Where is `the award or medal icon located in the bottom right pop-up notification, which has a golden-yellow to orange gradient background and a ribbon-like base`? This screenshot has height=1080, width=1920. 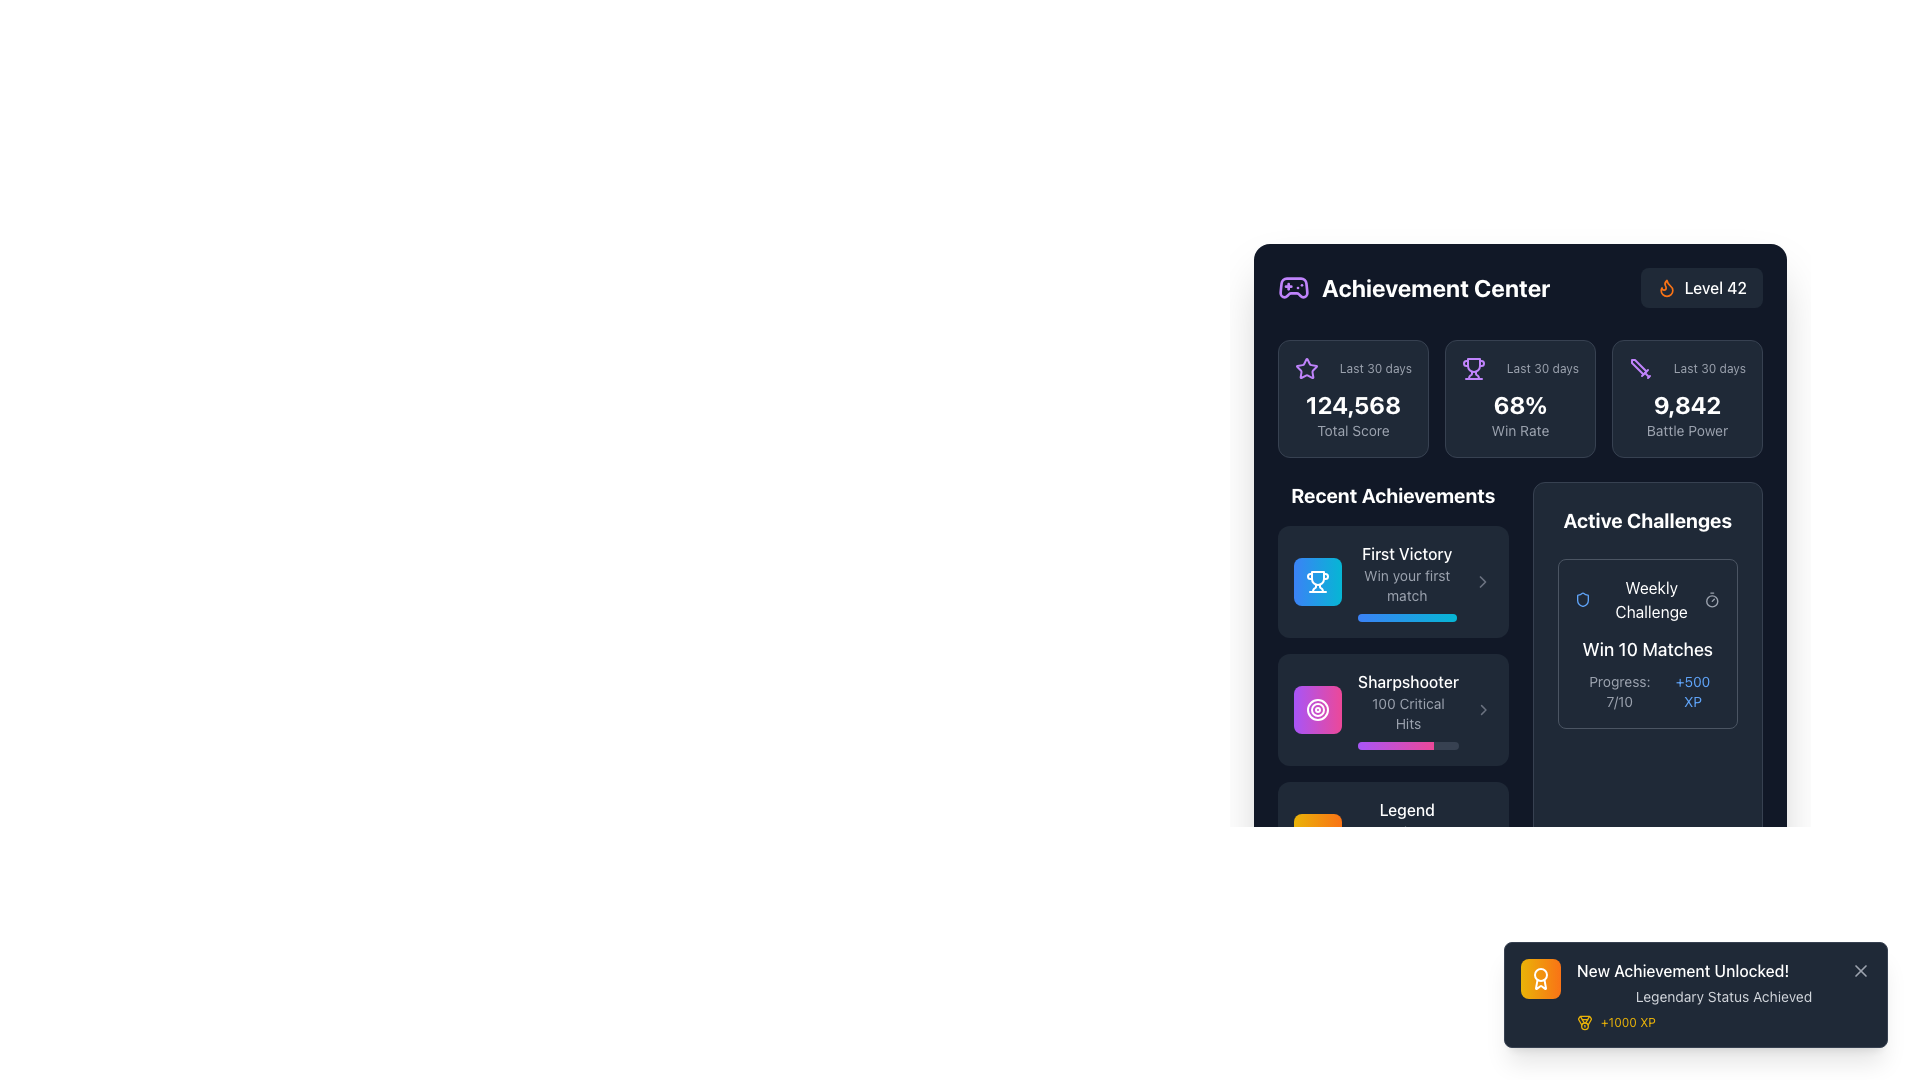 the award or medal icon located in the bottom right pop-up notification, which has a golden-yellow to orange gradient background and a ribbon-like base is located at coordinates (1539, 978).